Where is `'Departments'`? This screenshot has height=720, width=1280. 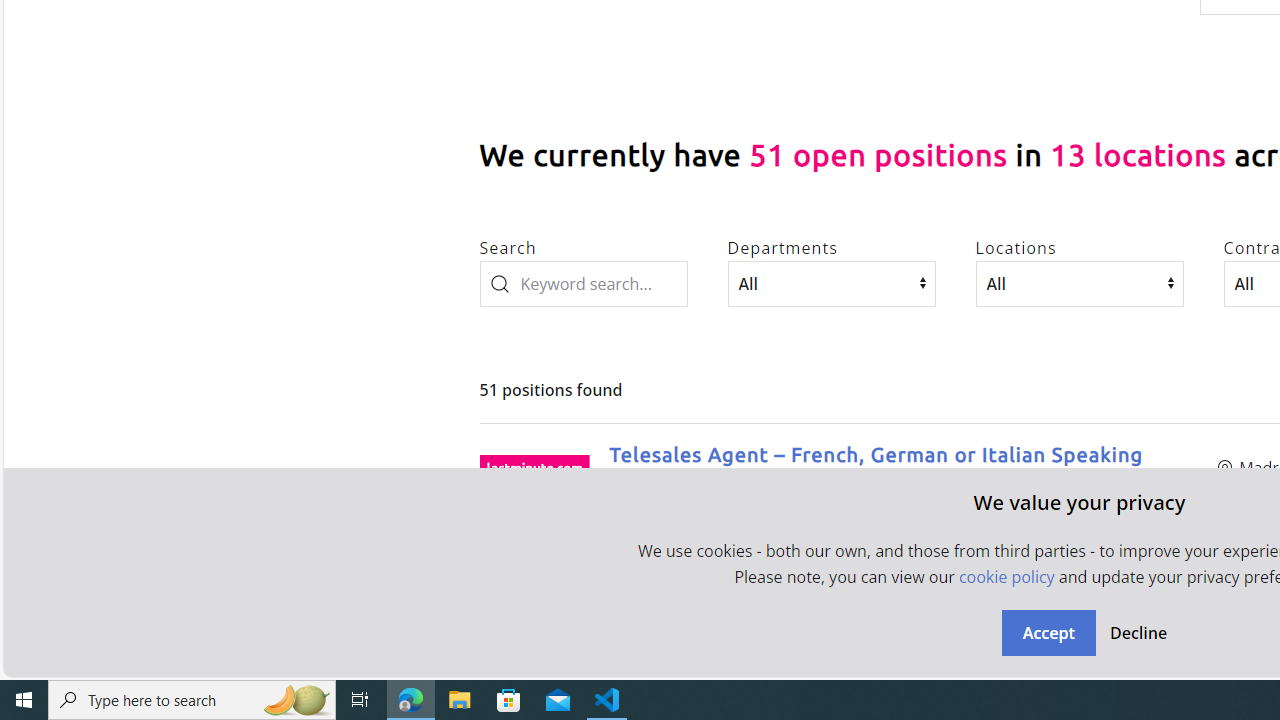
'Departments' is located at coordinates (831, 283).